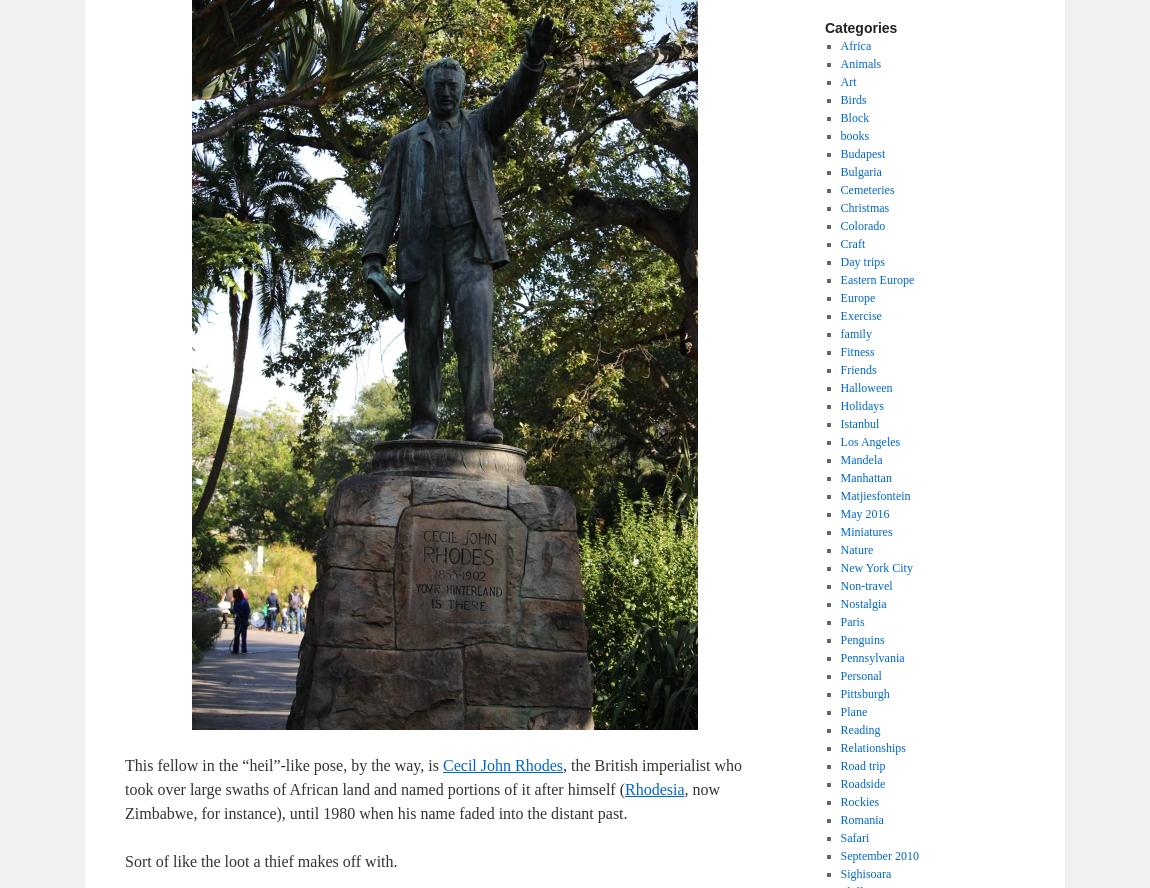  What do you see at coordinates (864, 206) in the screenshot?
I see `'Christmas'` at bounding box center [864, 206].